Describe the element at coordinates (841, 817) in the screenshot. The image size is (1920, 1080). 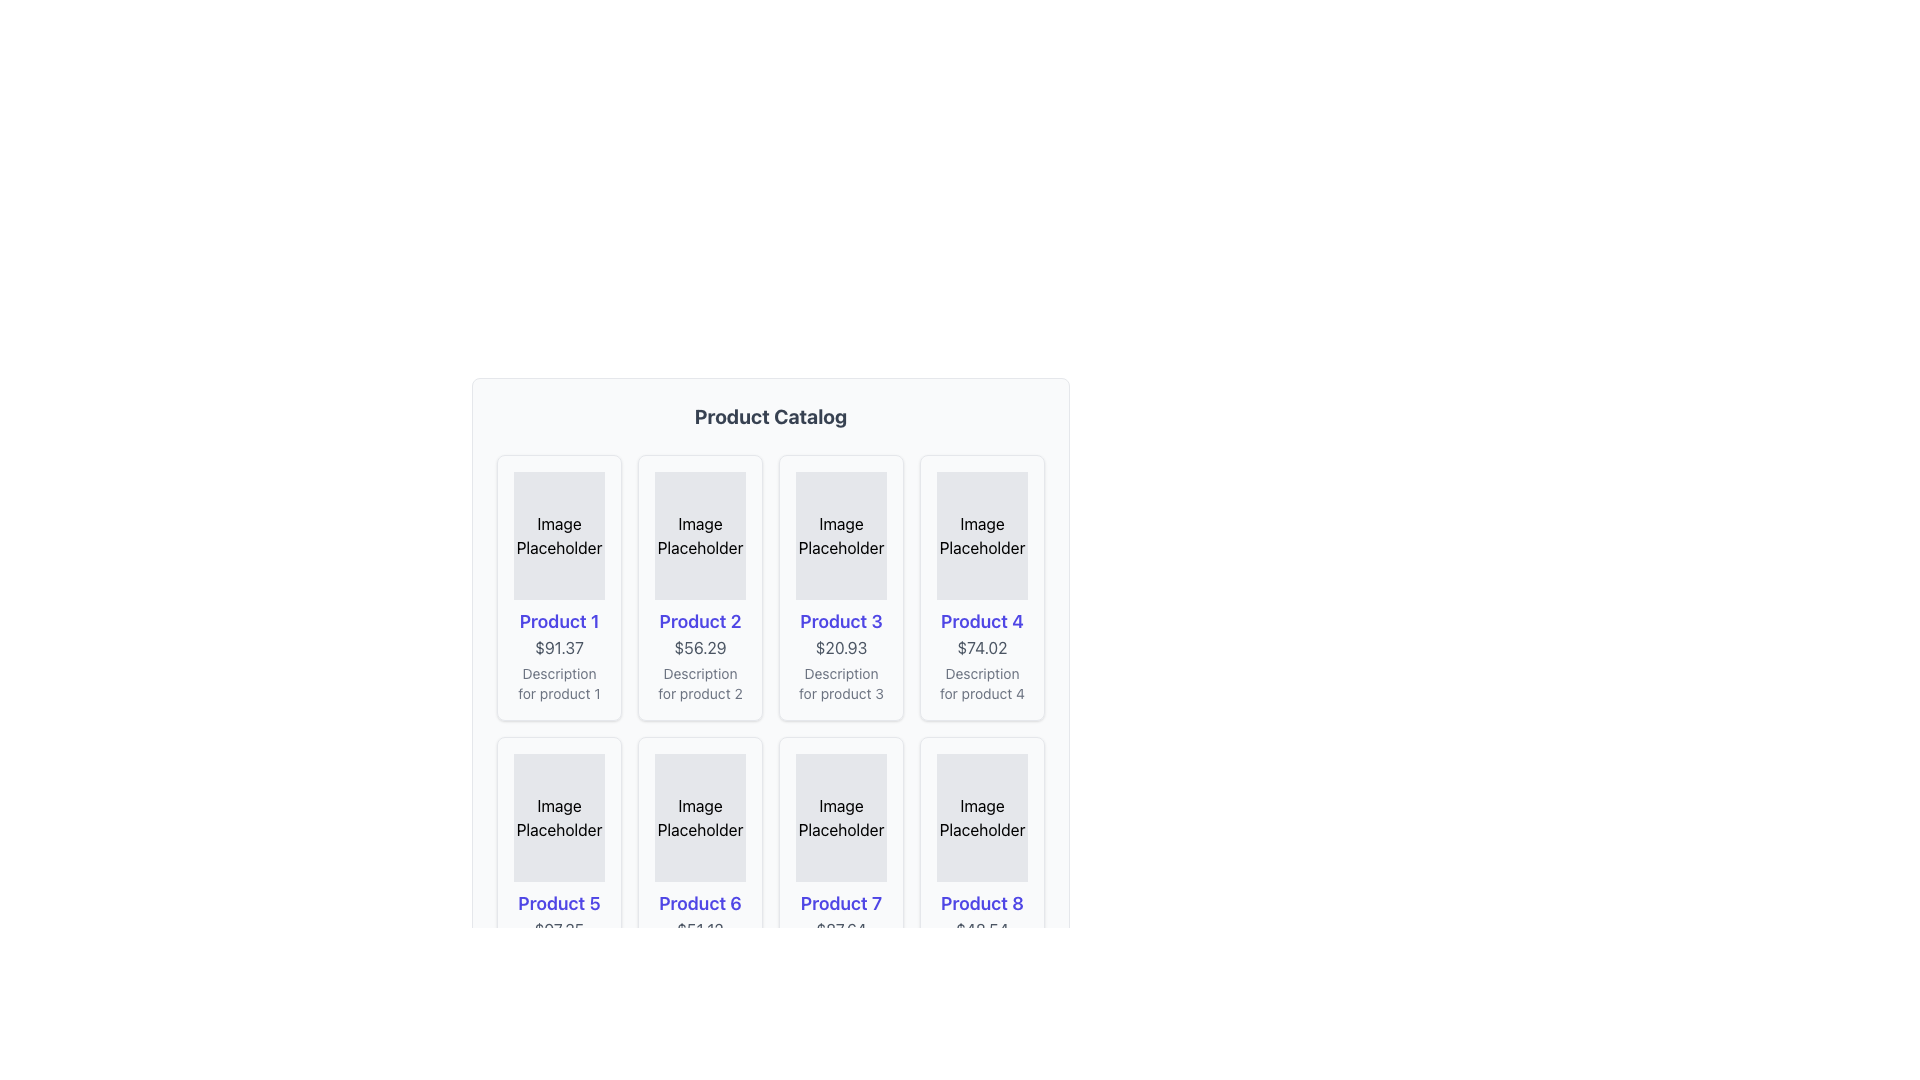
I see `on the Image Placeholder with centered text 'Image Placeholder' in dark gray font located in the bottom row, third column of the product catalog grid for 'Product 7'` at that location.